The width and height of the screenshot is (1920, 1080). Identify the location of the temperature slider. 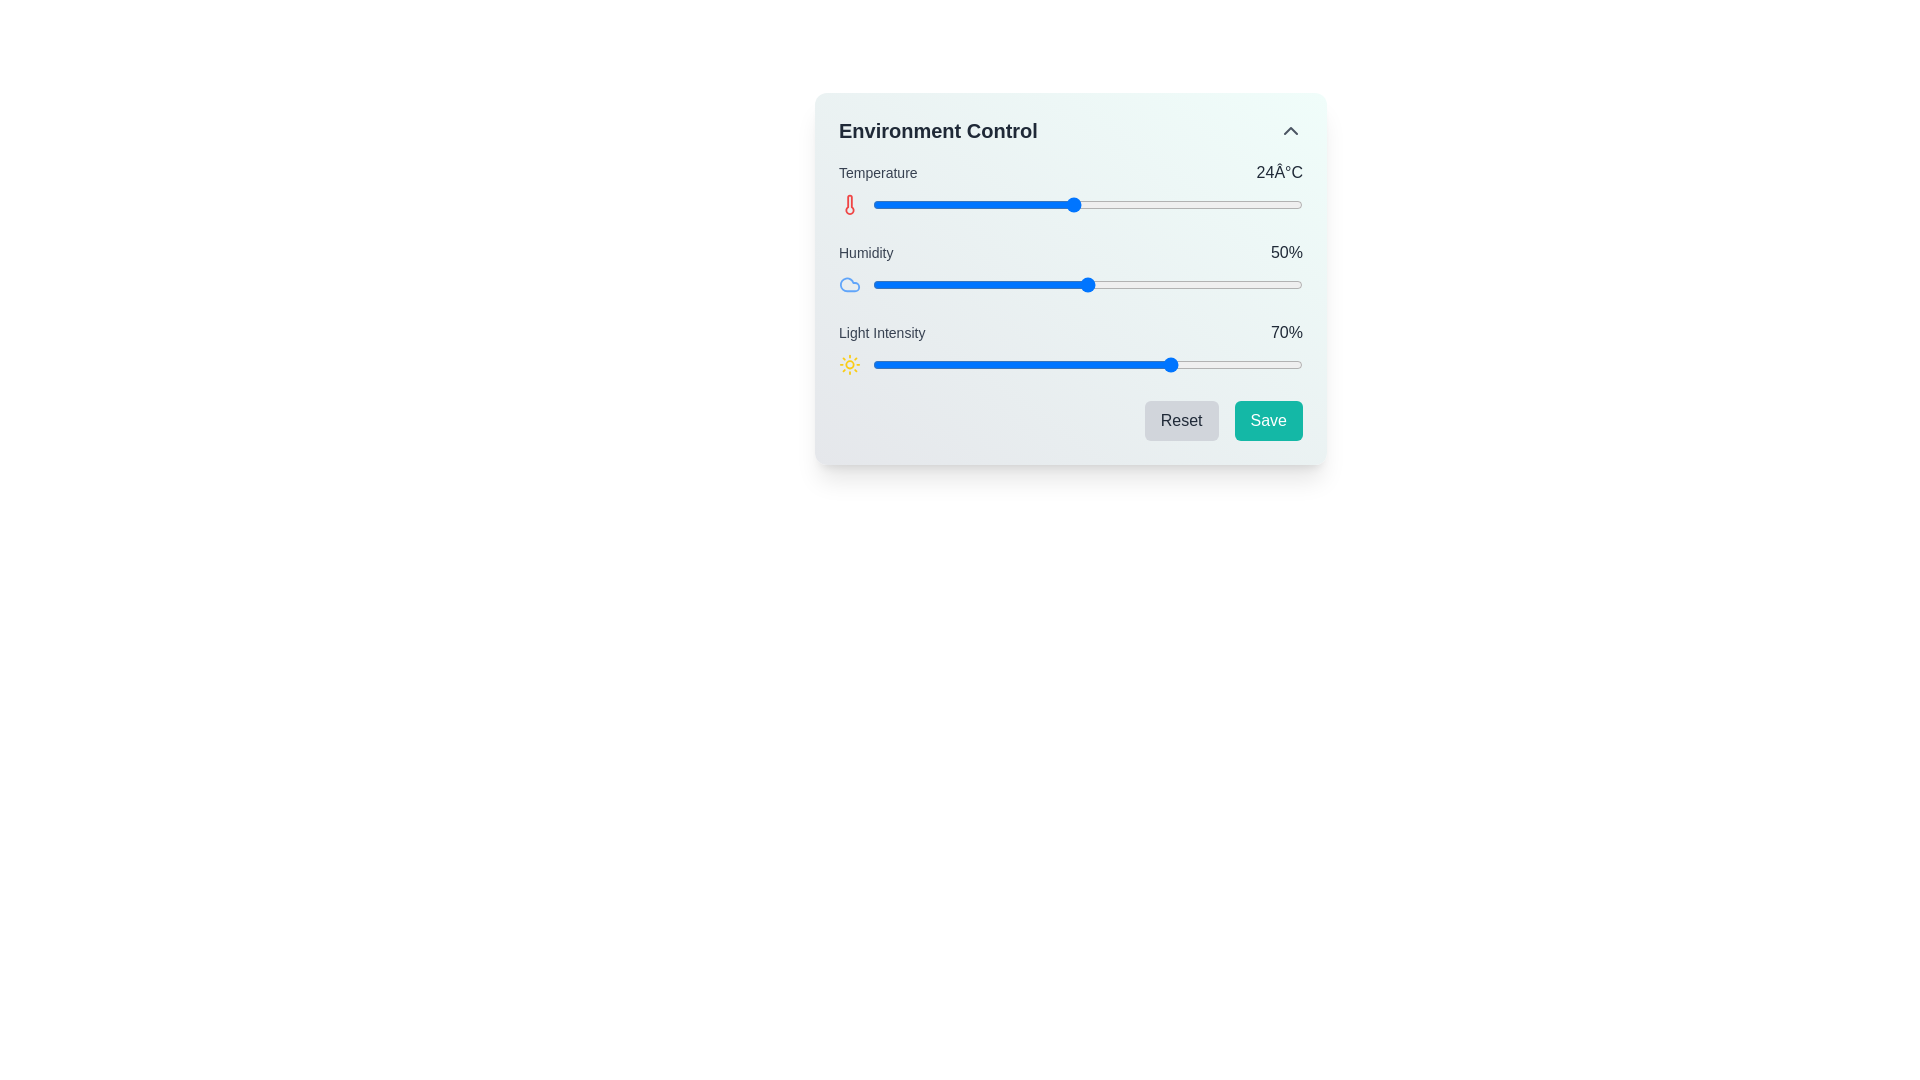
(1159, 204).